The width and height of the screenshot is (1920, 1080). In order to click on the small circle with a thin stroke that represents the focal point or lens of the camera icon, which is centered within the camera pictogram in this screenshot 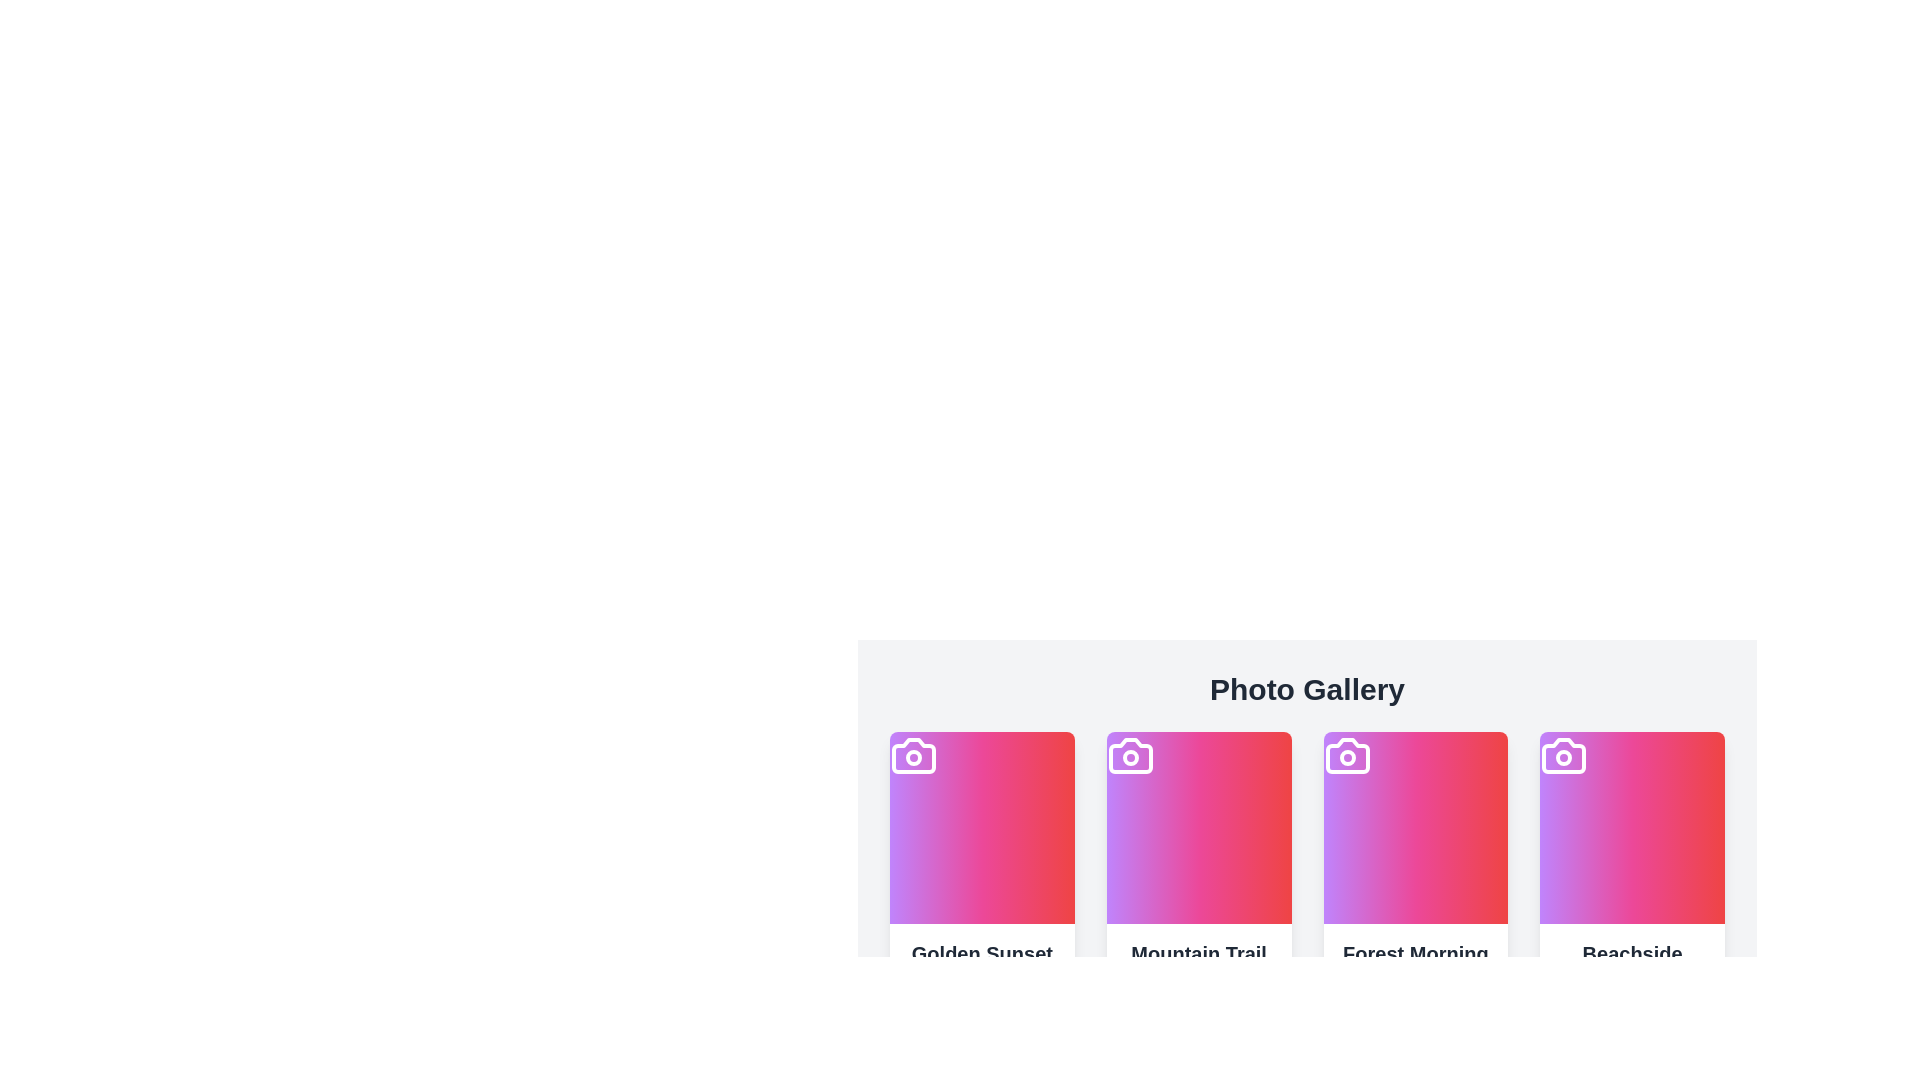, I will do `click(912, 758)`.